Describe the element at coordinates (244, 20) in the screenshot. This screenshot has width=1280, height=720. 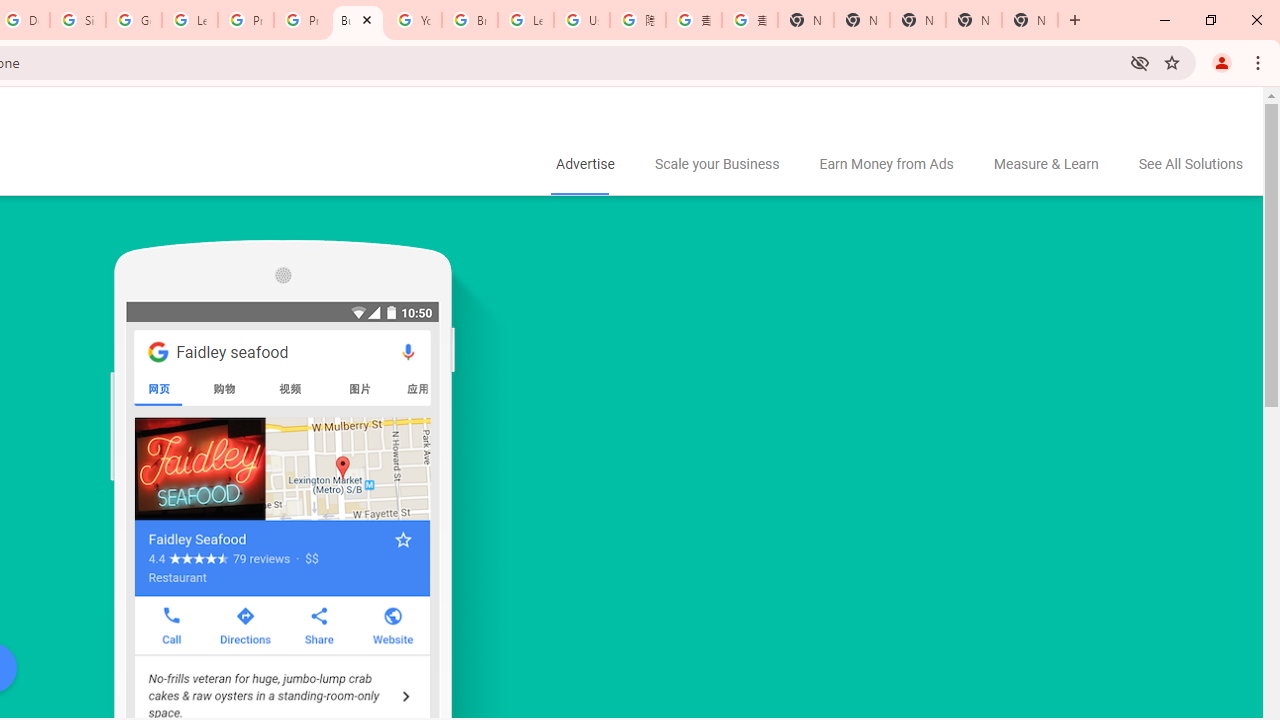
I see `'Privacy Help Center - Policies Help'` at that location.